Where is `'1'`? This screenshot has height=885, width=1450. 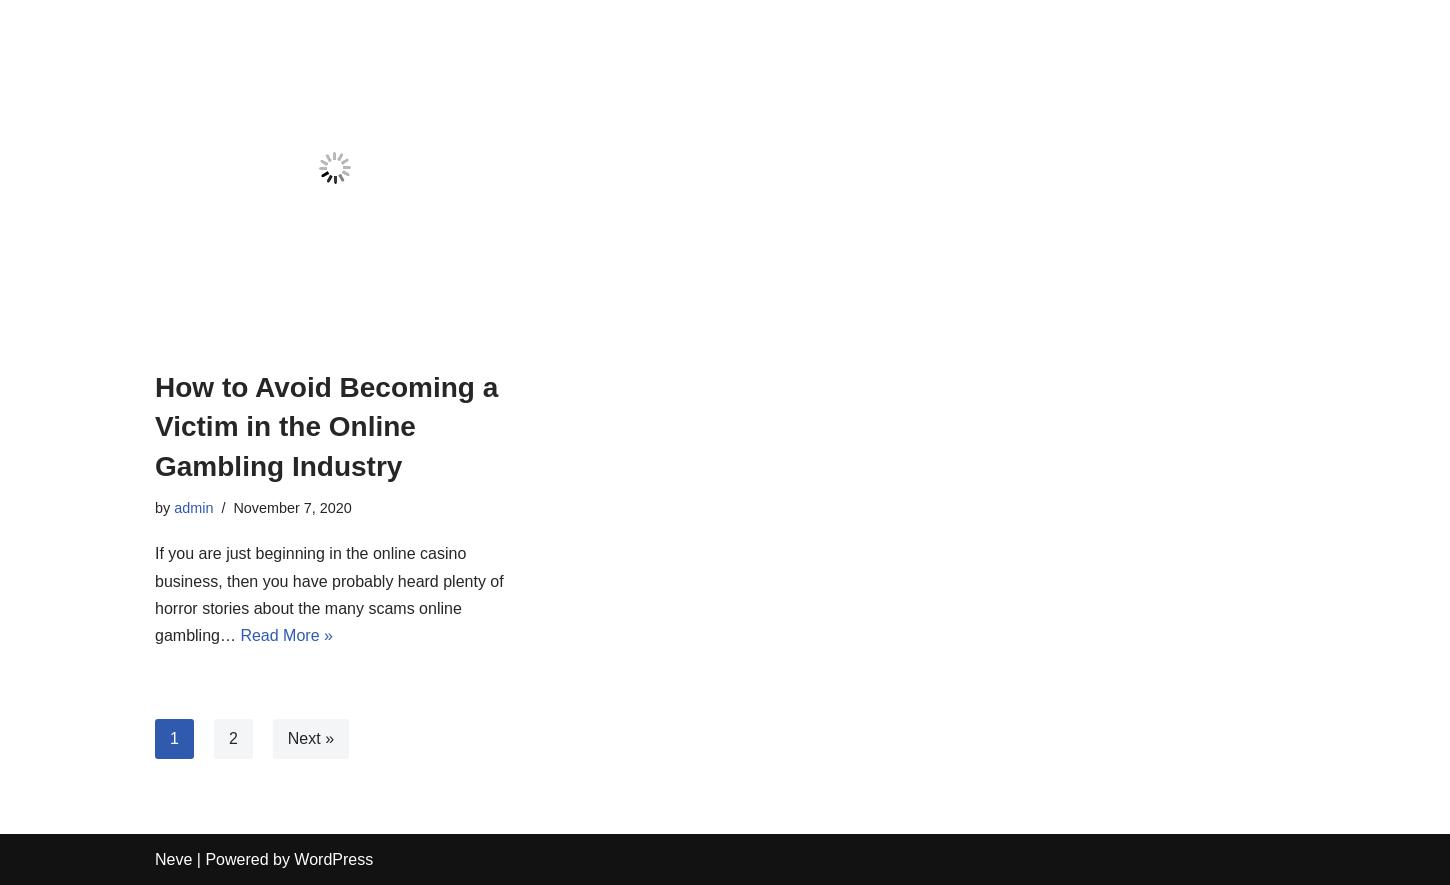
'1' is located at coordinates (173, 738).